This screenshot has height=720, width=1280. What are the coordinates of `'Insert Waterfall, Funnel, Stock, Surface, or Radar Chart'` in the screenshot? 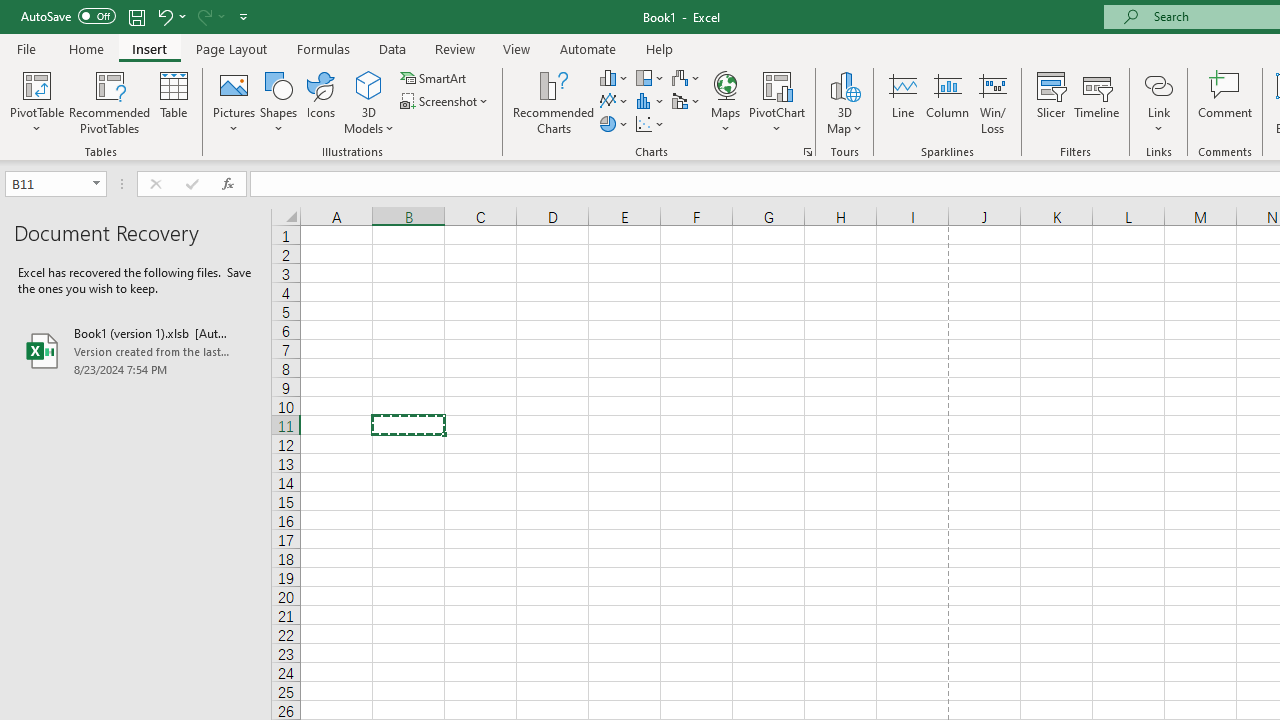 It's located at (687, 77).